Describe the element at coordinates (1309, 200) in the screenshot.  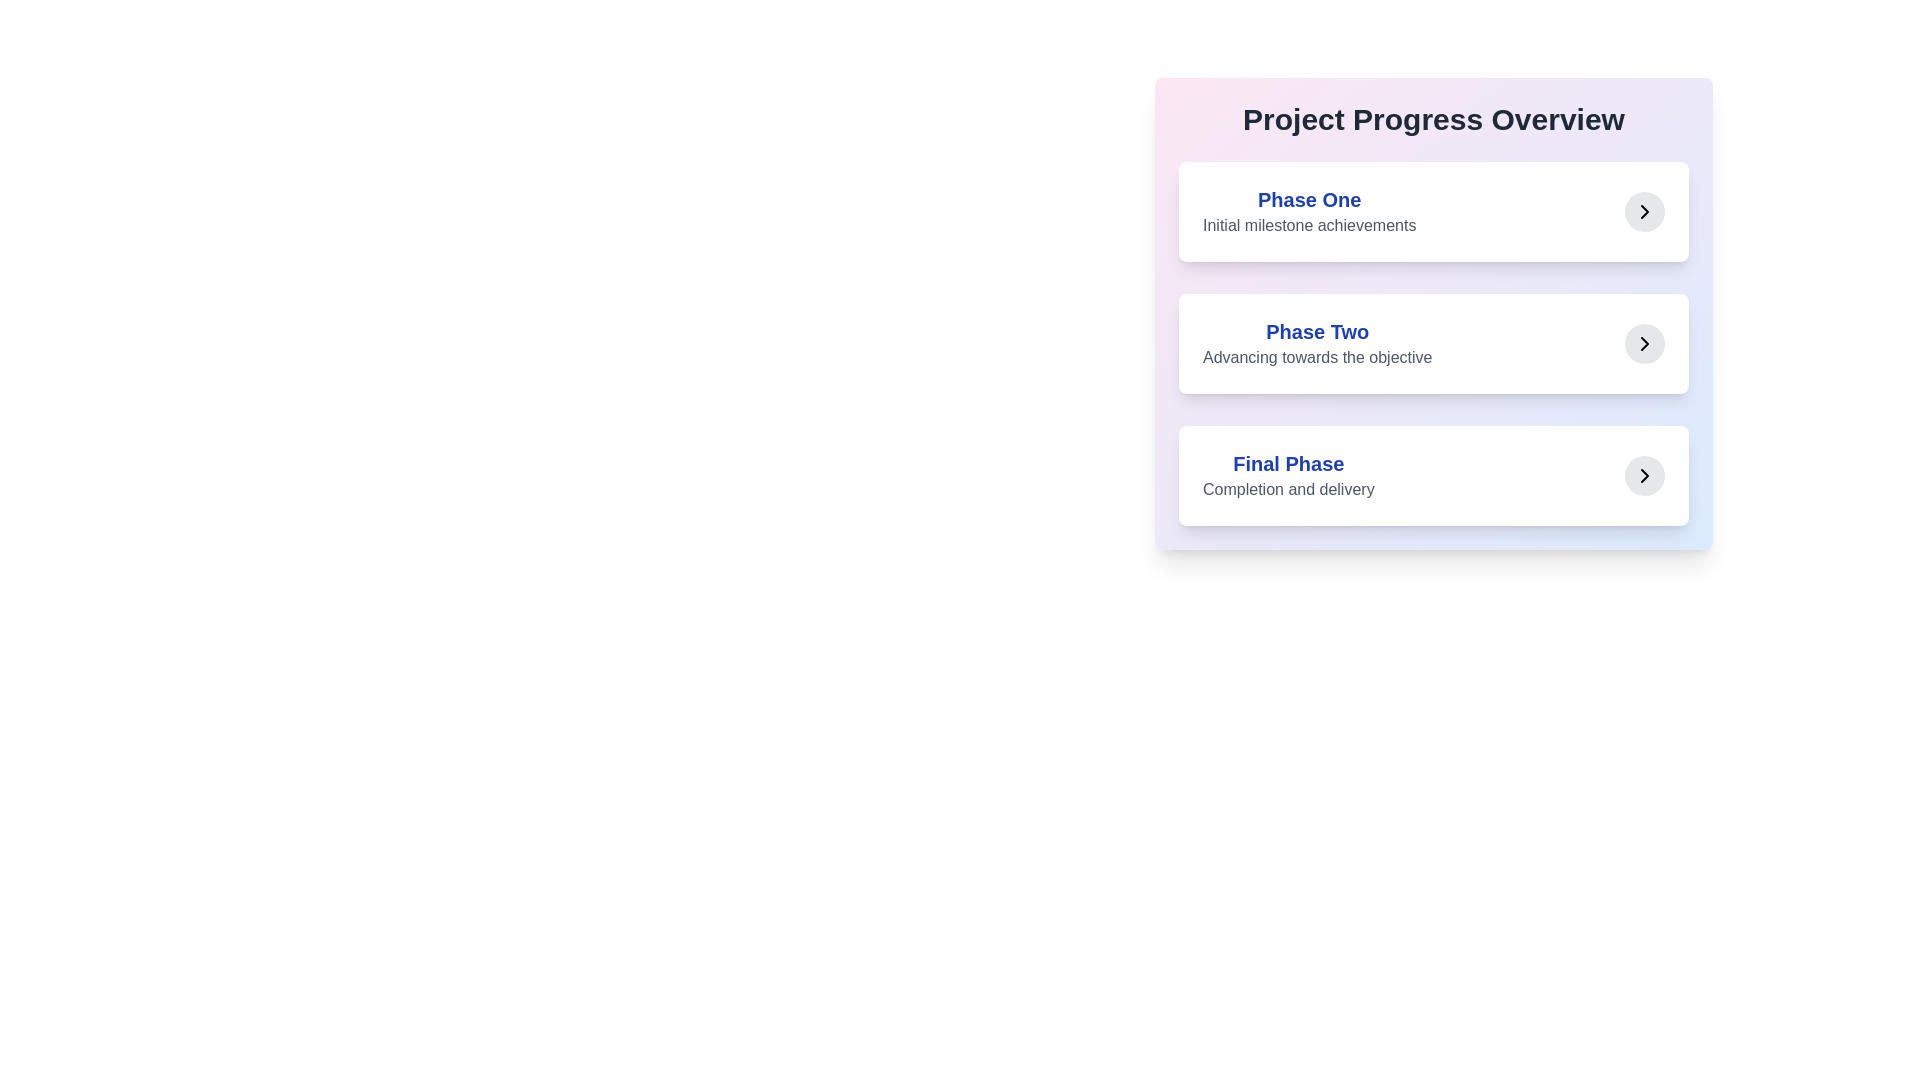
I see `the bold blue text reading 'Phase One' located at the top of the first card in the vertical stack under the 'Project Progress Overview' title` at that location.